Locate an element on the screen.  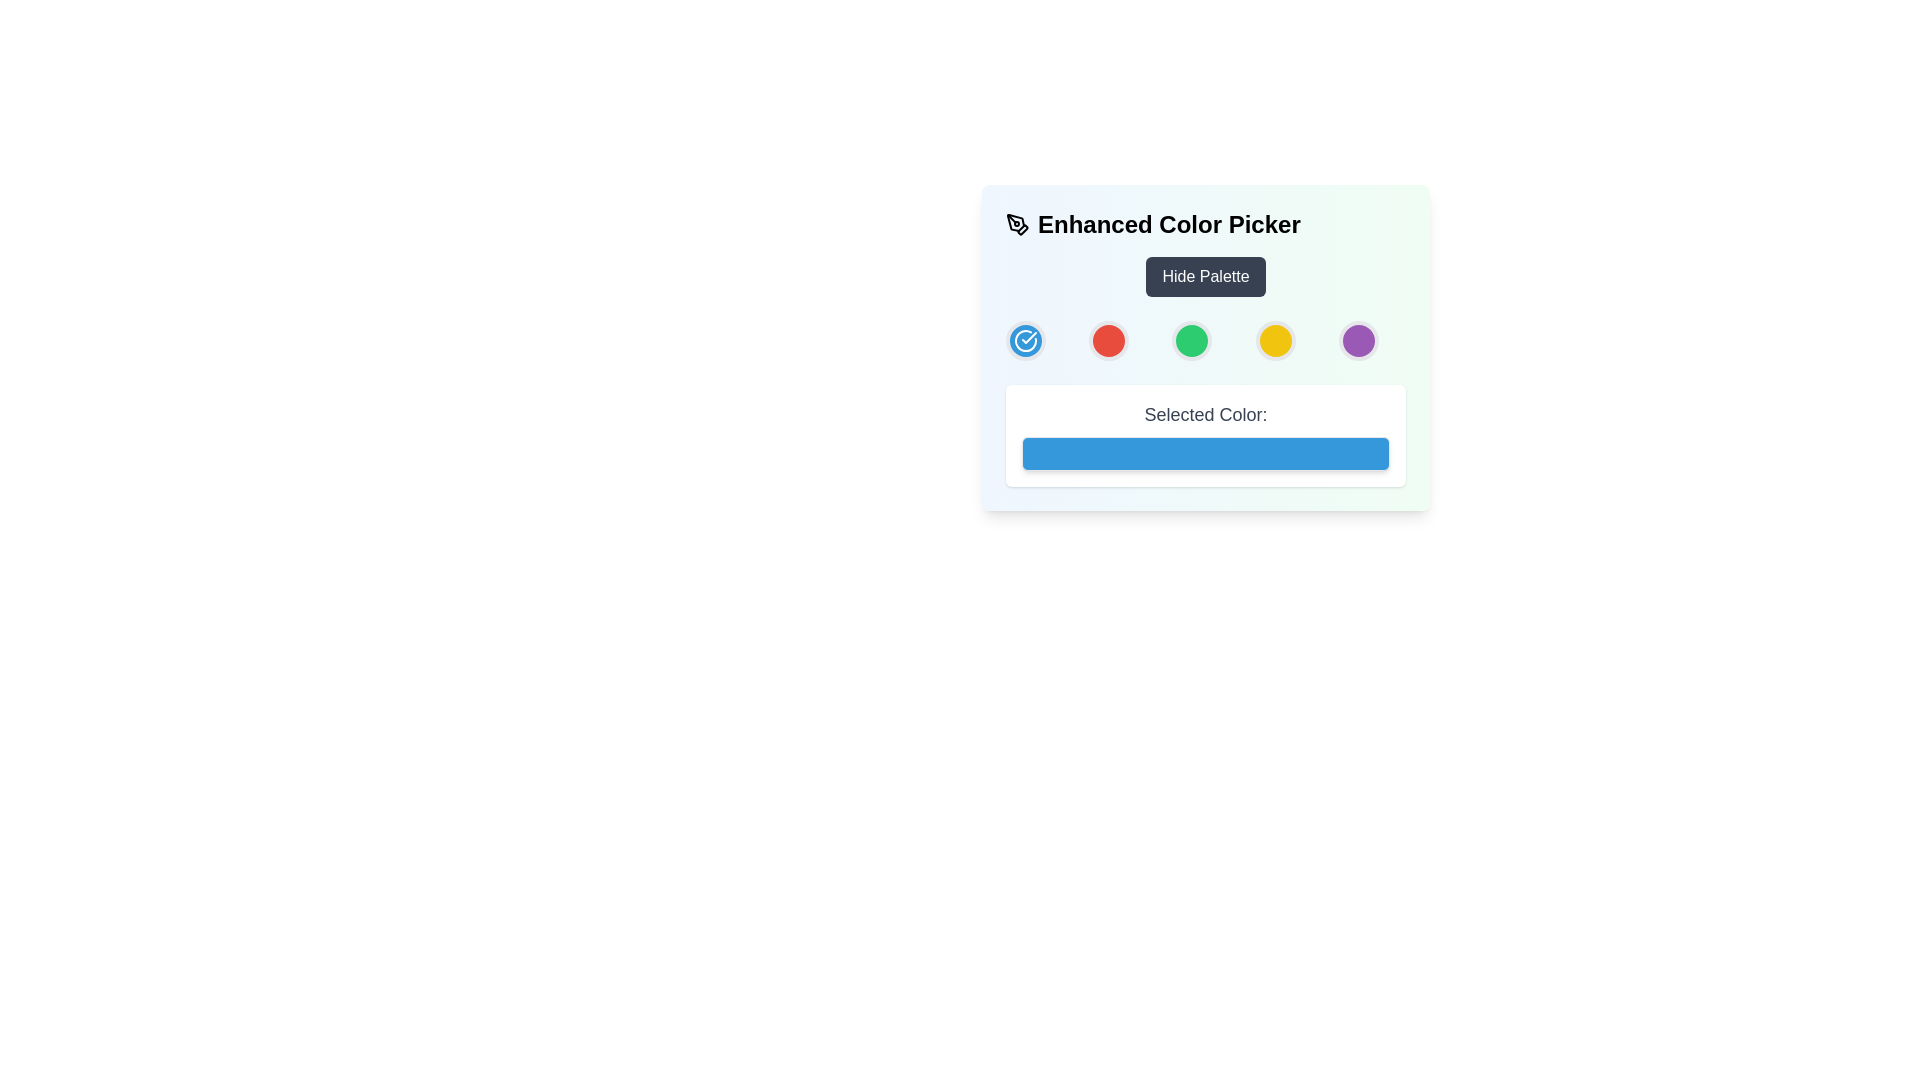
the first circular icon in the top-left corner of the row of colored icons is located at coordinates (1026, 339).